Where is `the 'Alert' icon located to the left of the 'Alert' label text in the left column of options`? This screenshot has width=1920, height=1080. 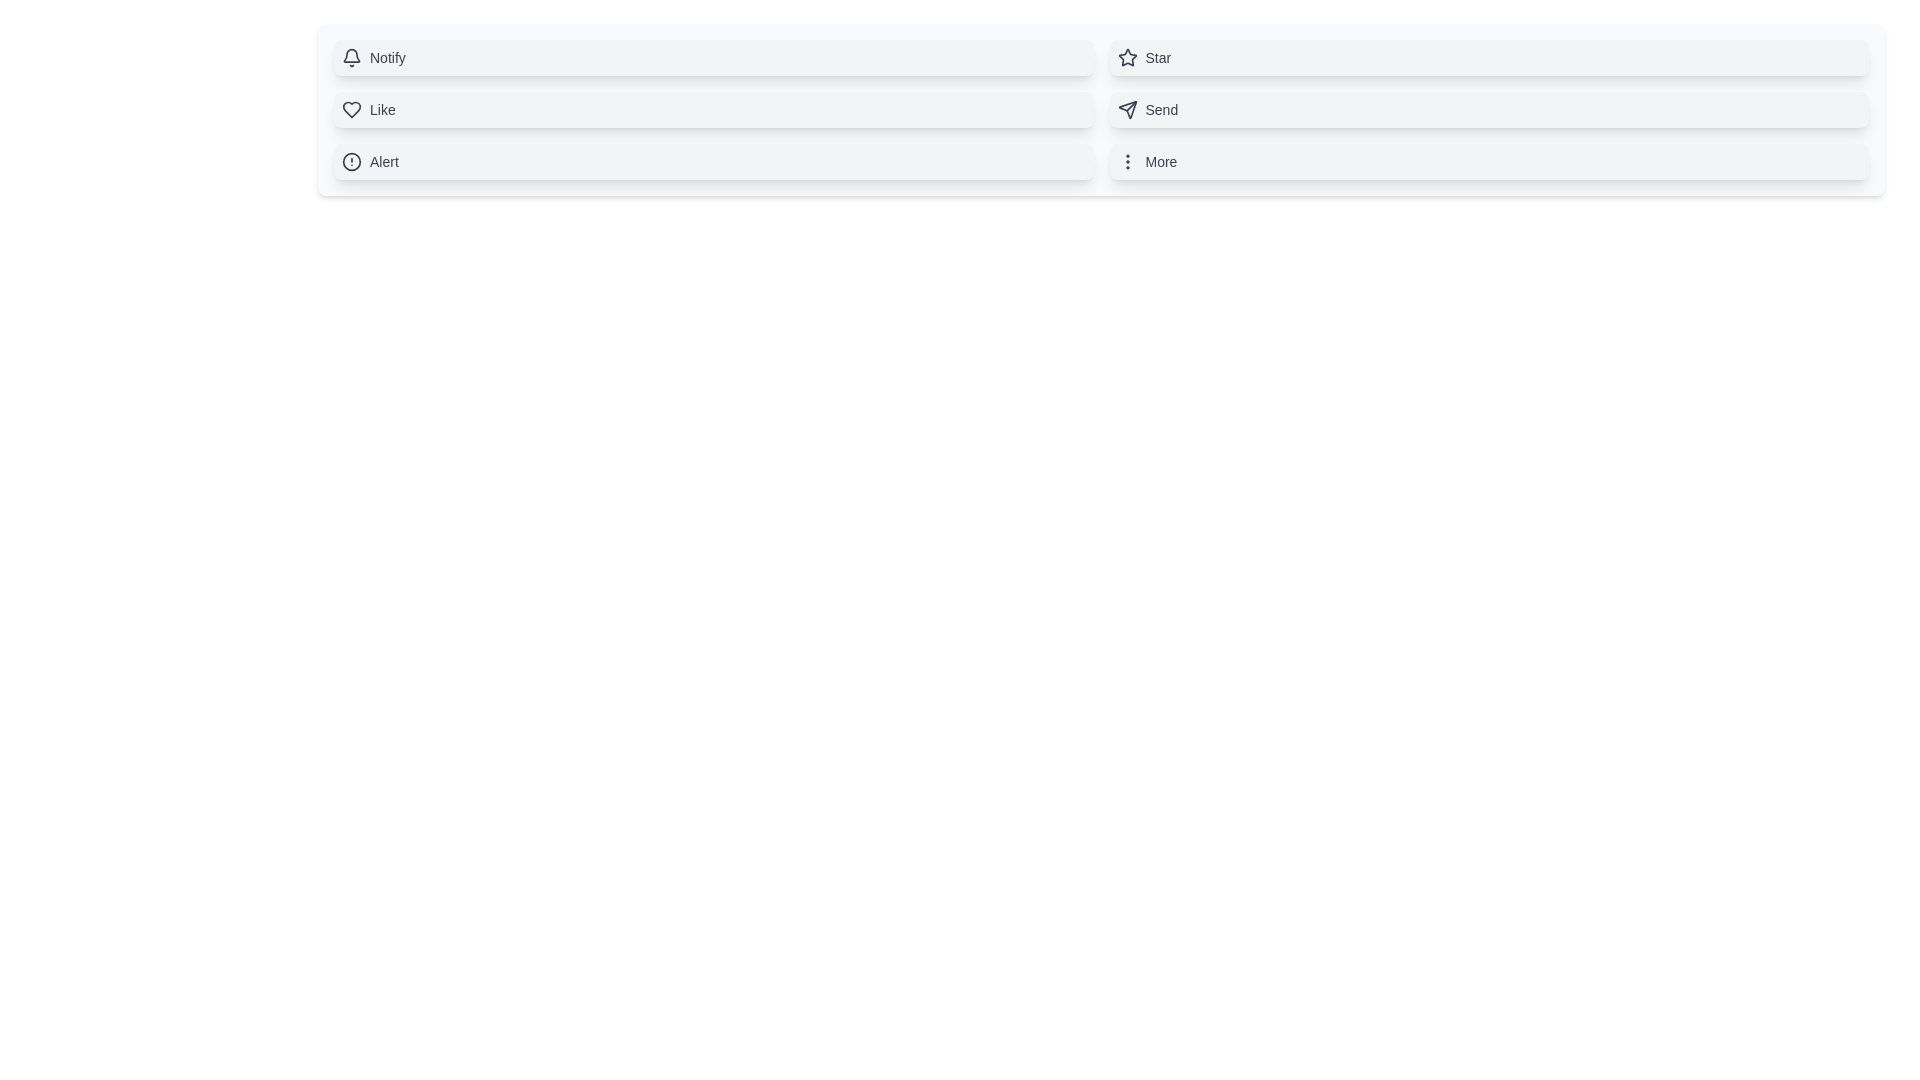
the 'Alert' icon located to the left of the 'Alert' label text in the left column of options is located at coordinates (351, 161).